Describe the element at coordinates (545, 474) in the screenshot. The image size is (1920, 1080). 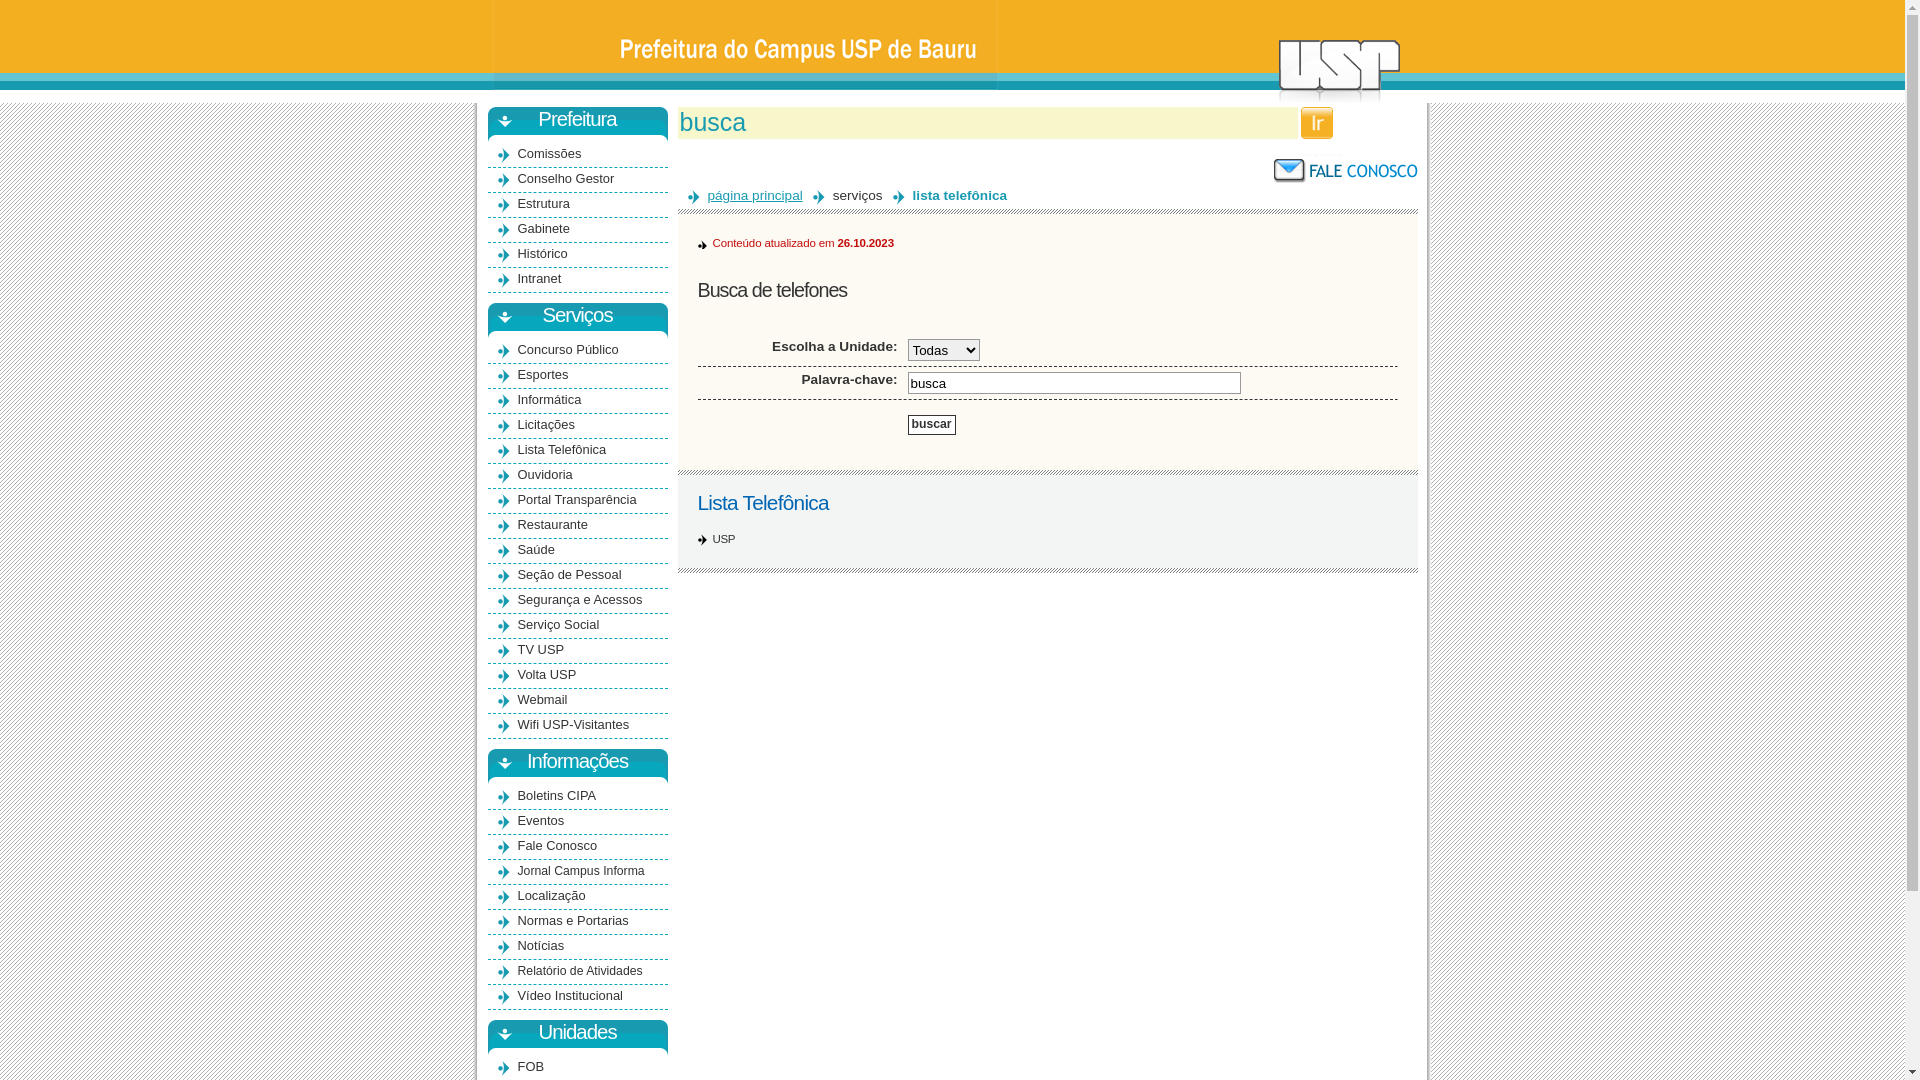
I see `'Ouvidoria'` at that location.